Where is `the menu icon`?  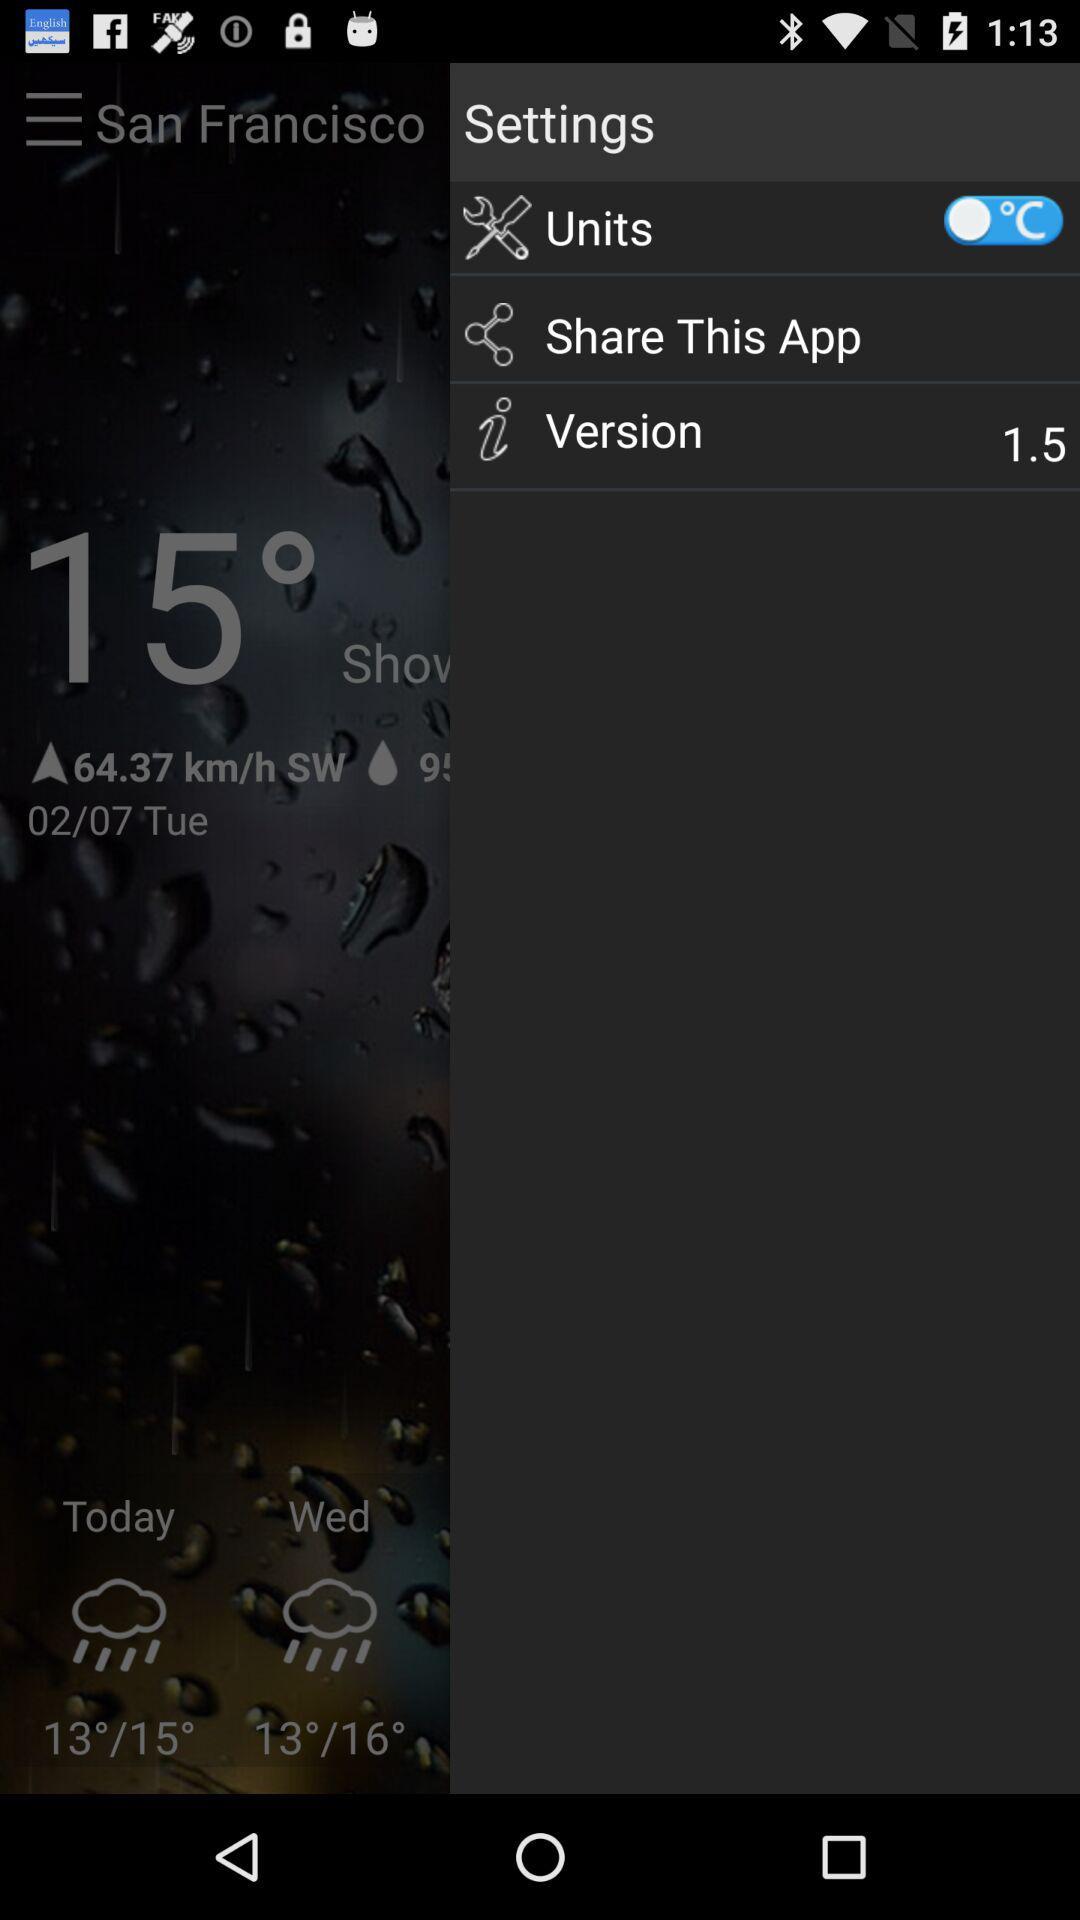 the menu icon is located at coordinates (53, 129).